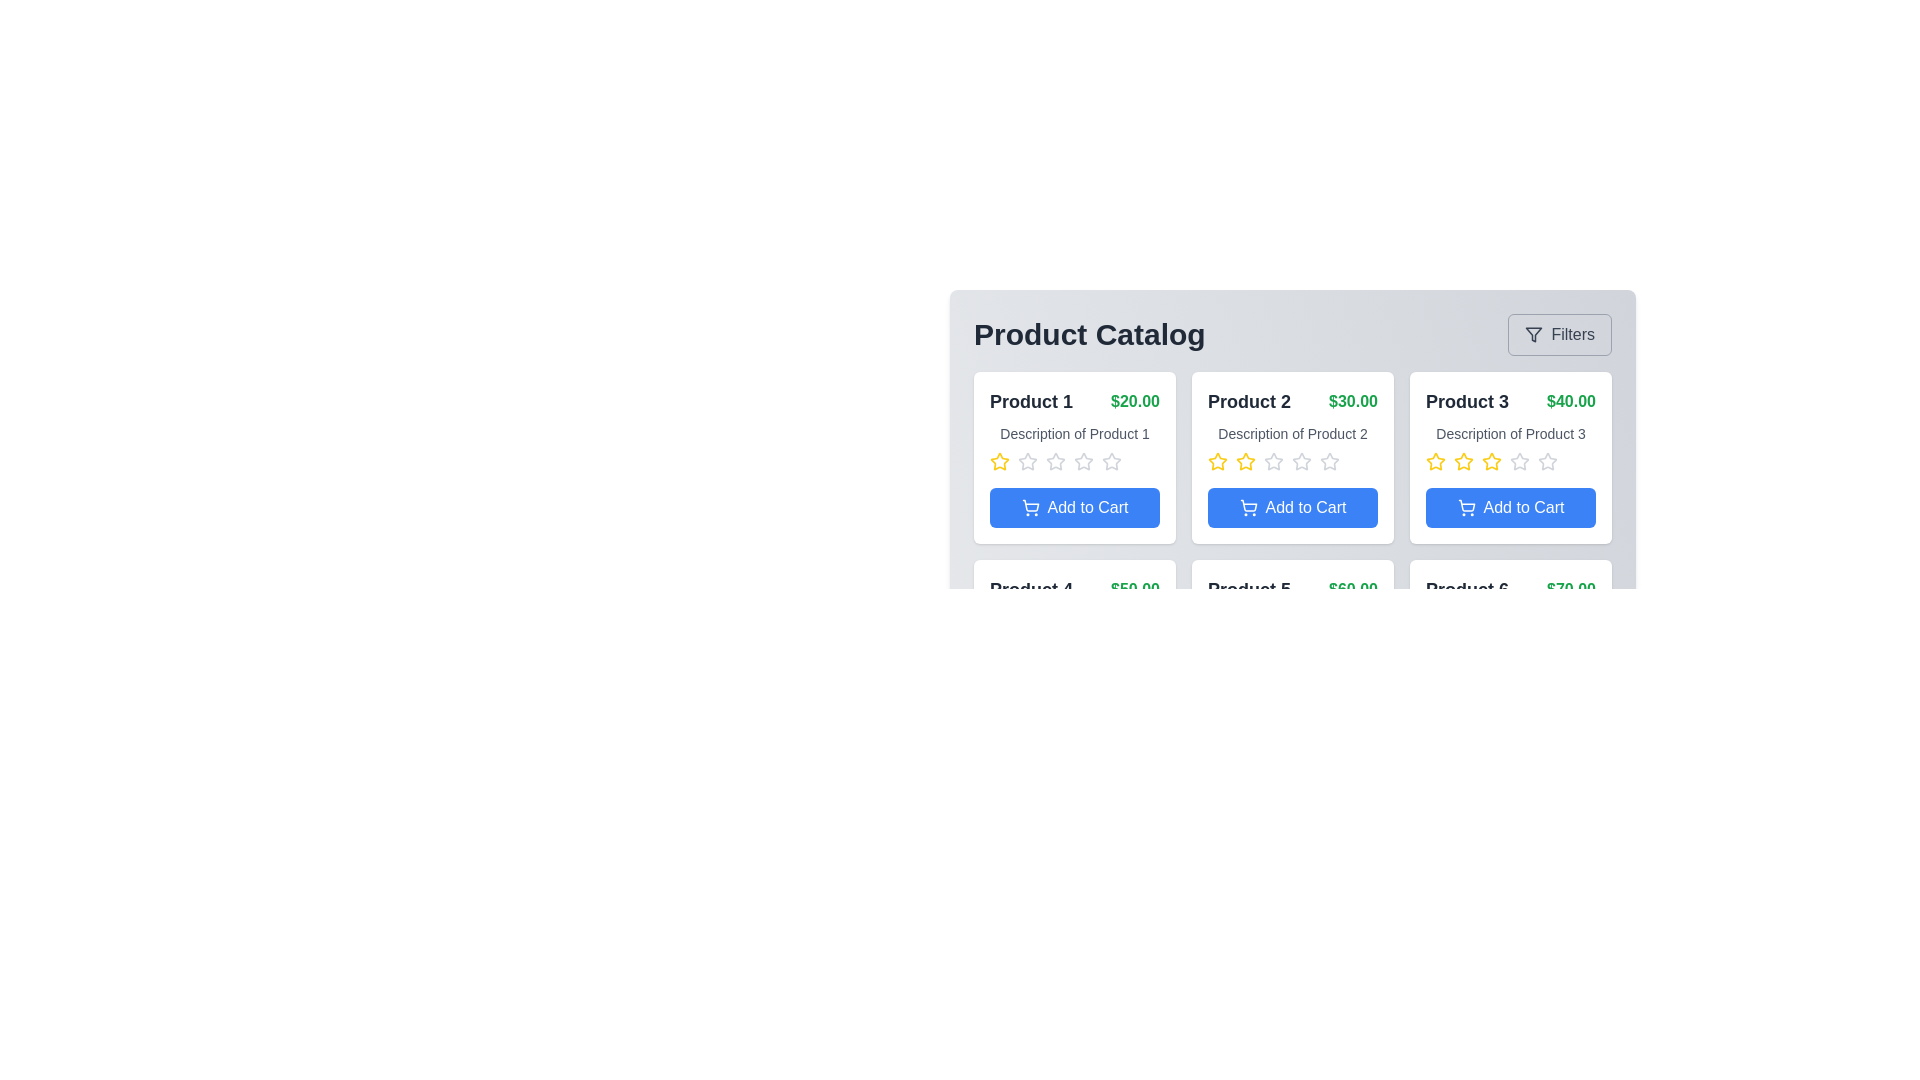 This screenshot has width=1920, height=1080. Describe the element at coordinates (1074, 507) in the screenshot. I see `the 'Add to Cart' button for 'Product 1'` at that location.